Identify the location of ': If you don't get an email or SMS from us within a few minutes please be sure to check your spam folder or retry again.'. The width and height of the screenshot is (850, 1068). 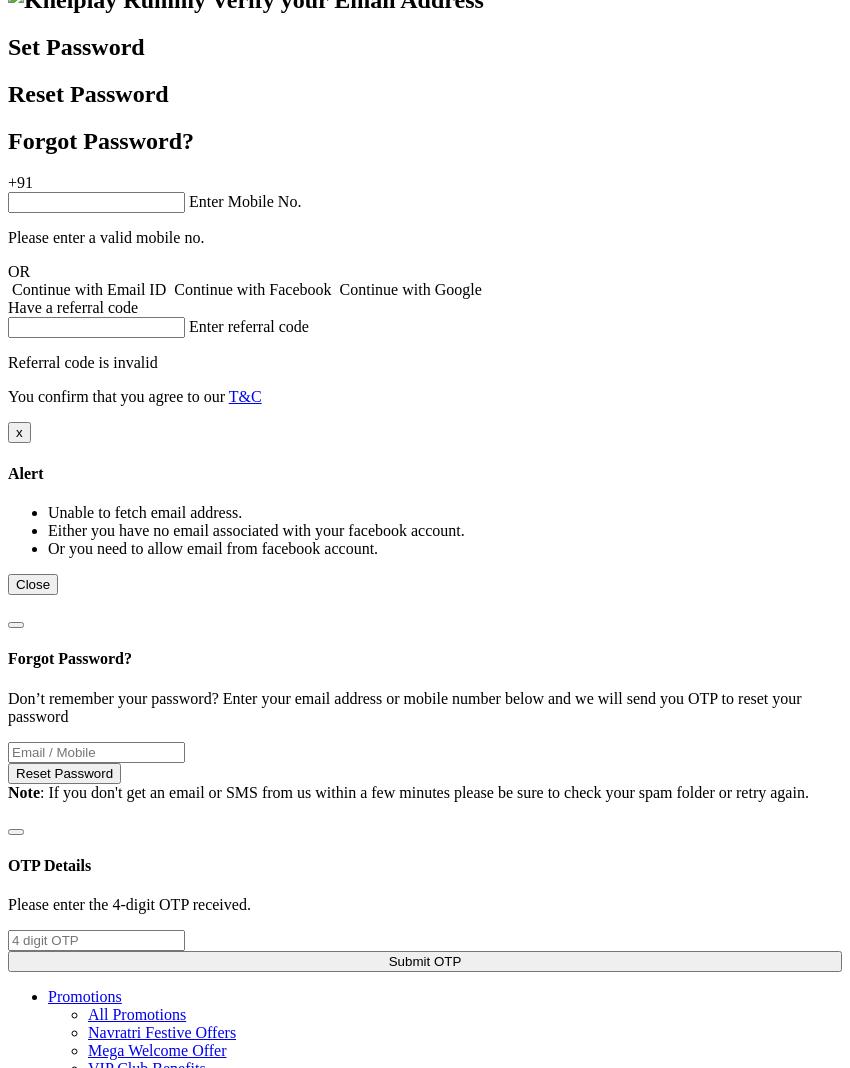
(38, 791).